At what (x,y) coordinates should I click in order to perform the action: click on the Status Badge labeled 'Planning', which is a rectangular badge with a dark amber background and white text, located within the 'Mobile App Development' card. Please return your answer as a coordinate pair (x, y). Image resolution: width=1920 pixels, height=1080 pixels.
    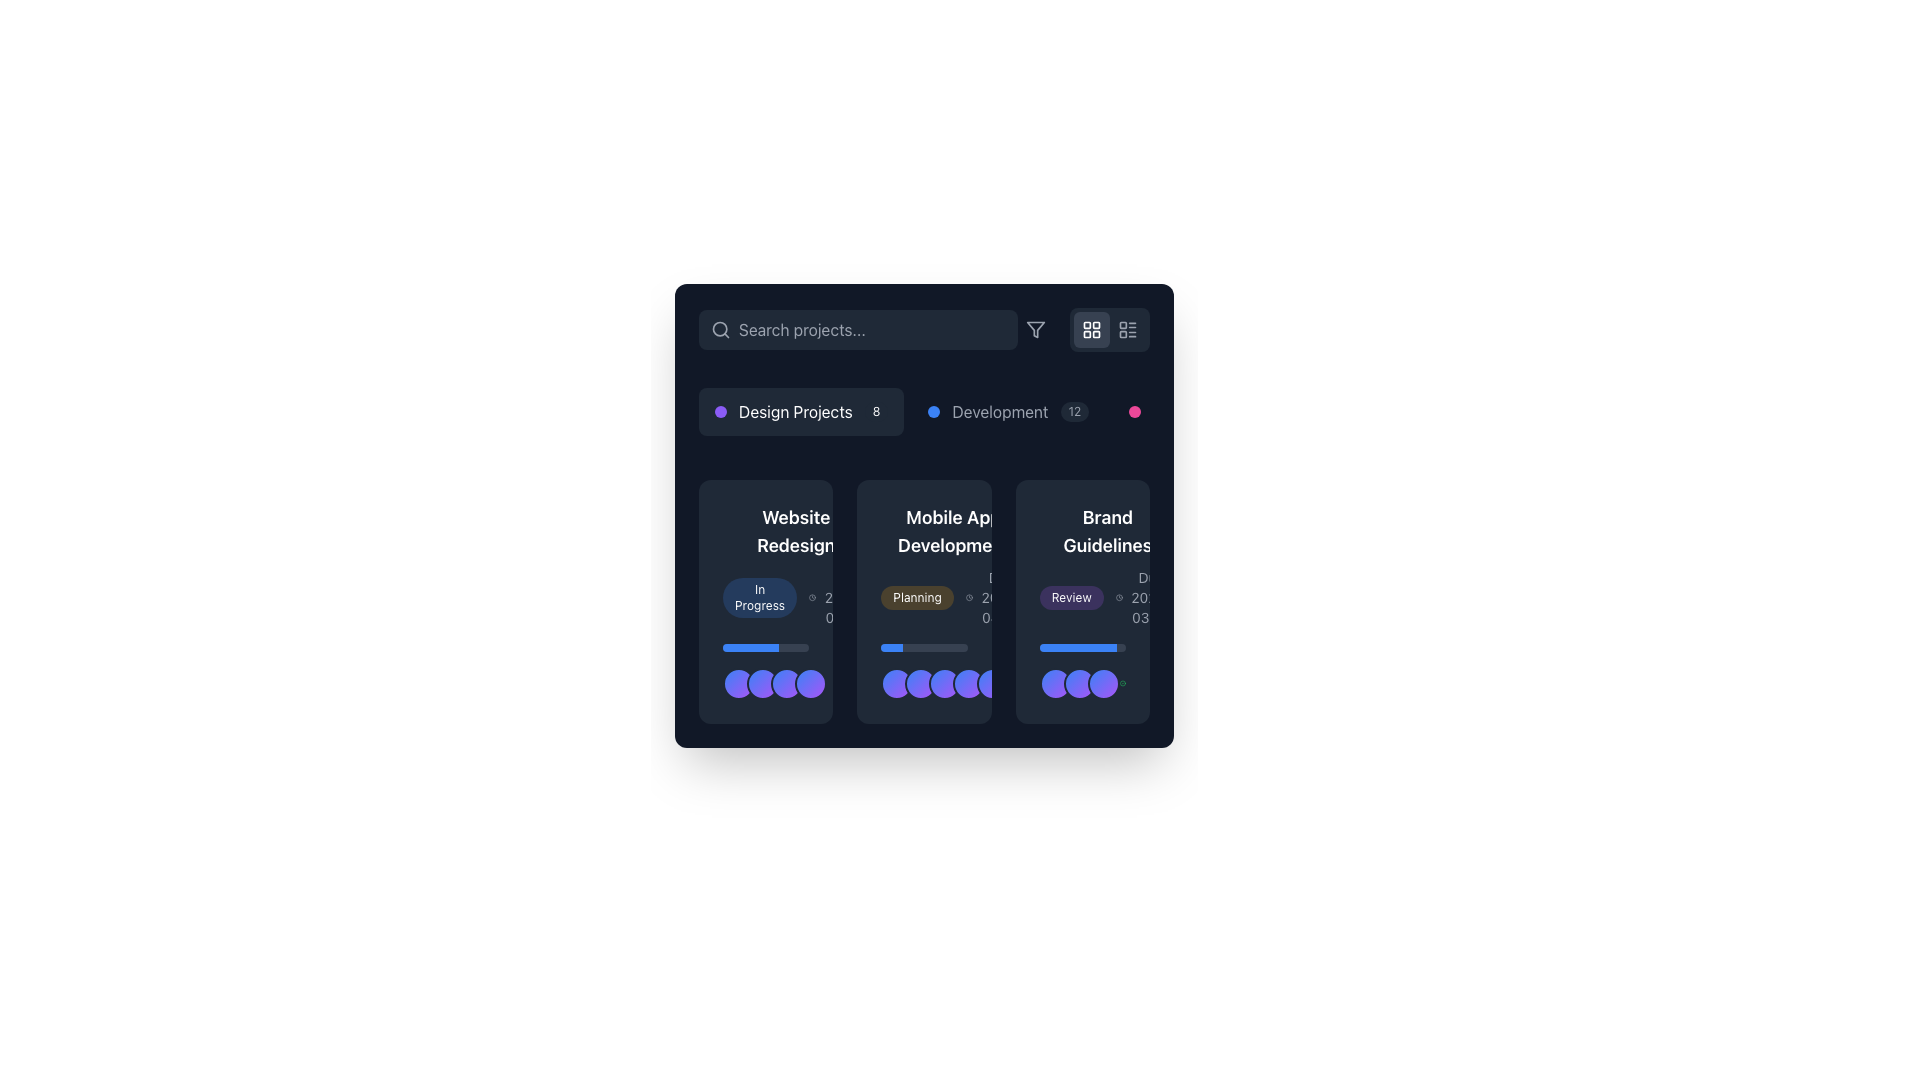
    Looking at the image, I should click on (923, 600).